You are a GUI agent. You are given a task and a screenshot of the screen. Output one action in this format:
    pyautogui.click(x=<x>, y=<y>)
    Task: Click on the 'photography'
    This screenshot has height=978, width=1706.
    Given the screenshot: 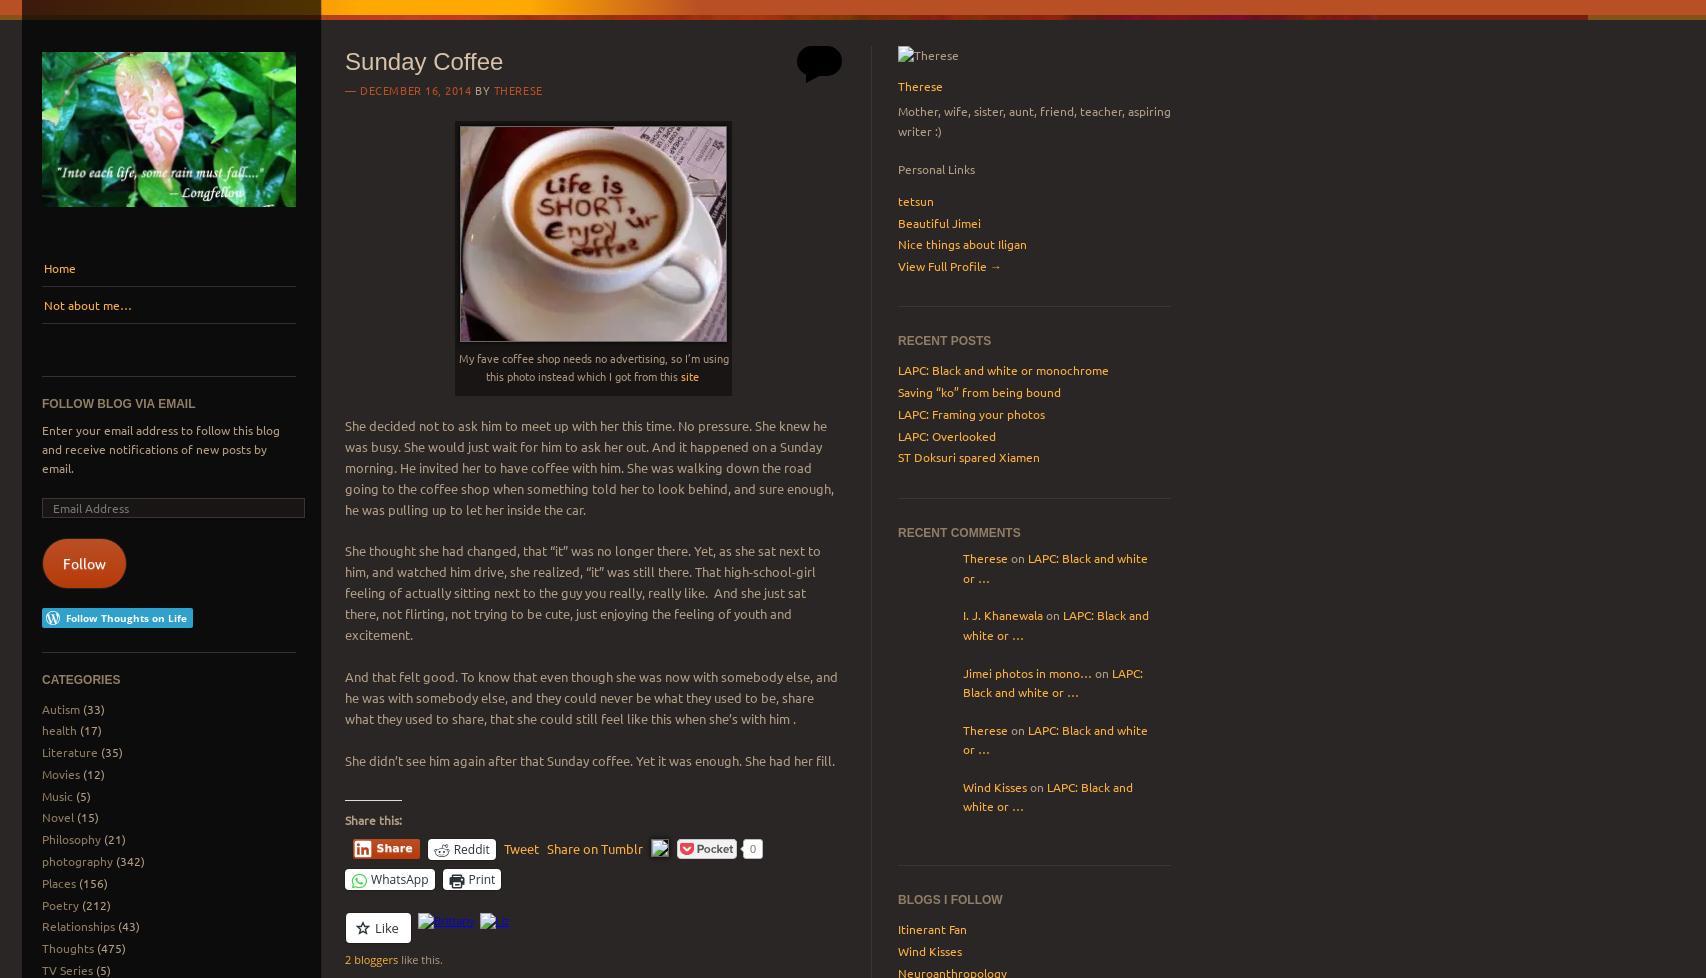 What is the action you would take?
    pyautogui.click(x=76, y=858)
    